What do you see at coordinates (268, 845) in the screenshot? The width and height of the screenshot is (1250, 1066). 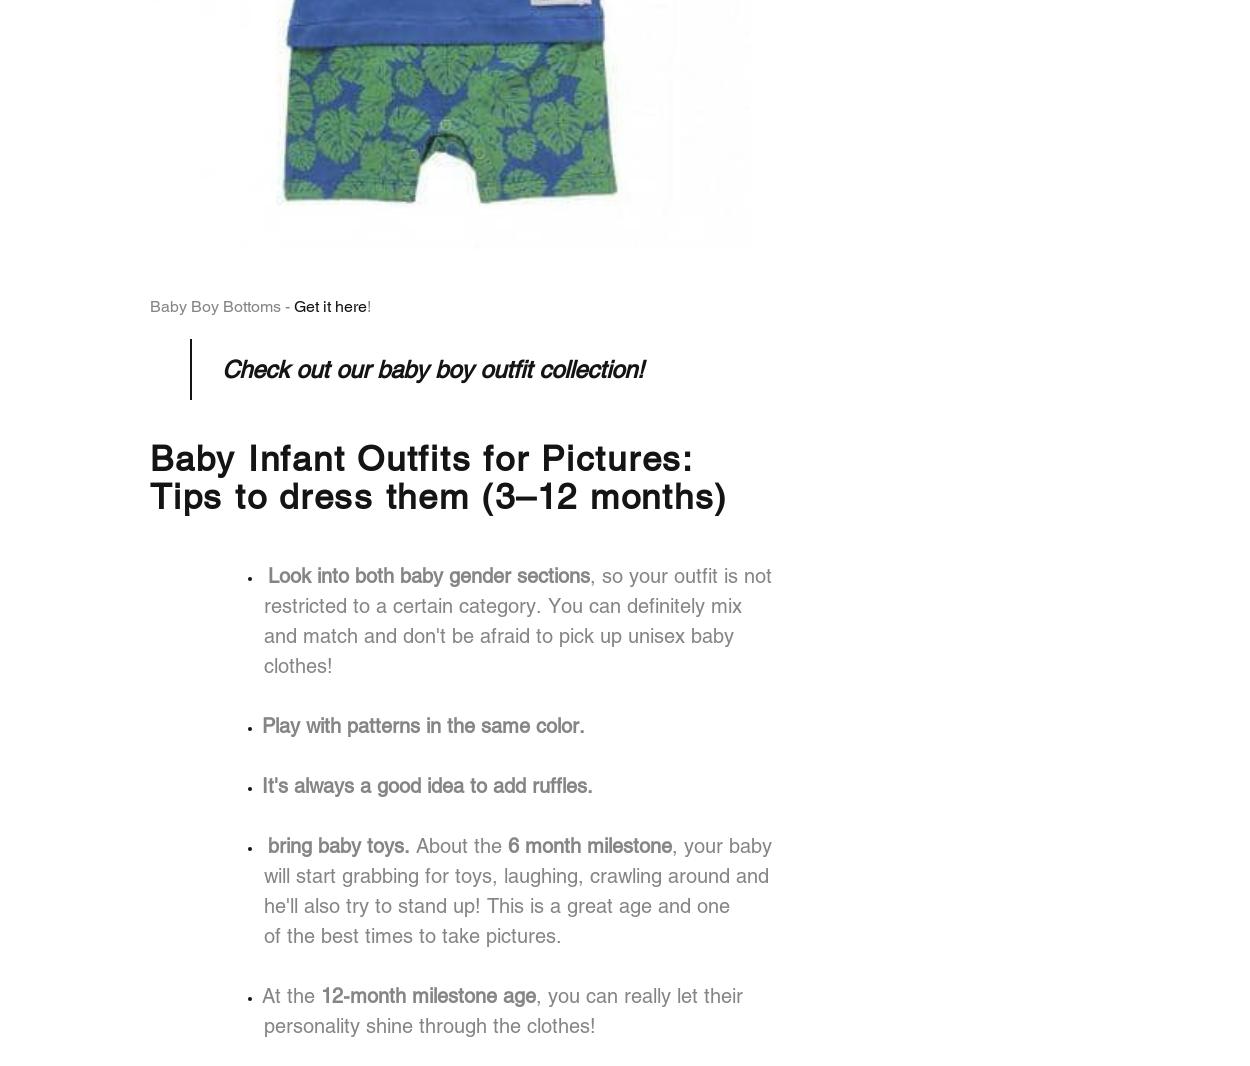 I see `'bring baby toys.'` at bounding box center [268, 845].